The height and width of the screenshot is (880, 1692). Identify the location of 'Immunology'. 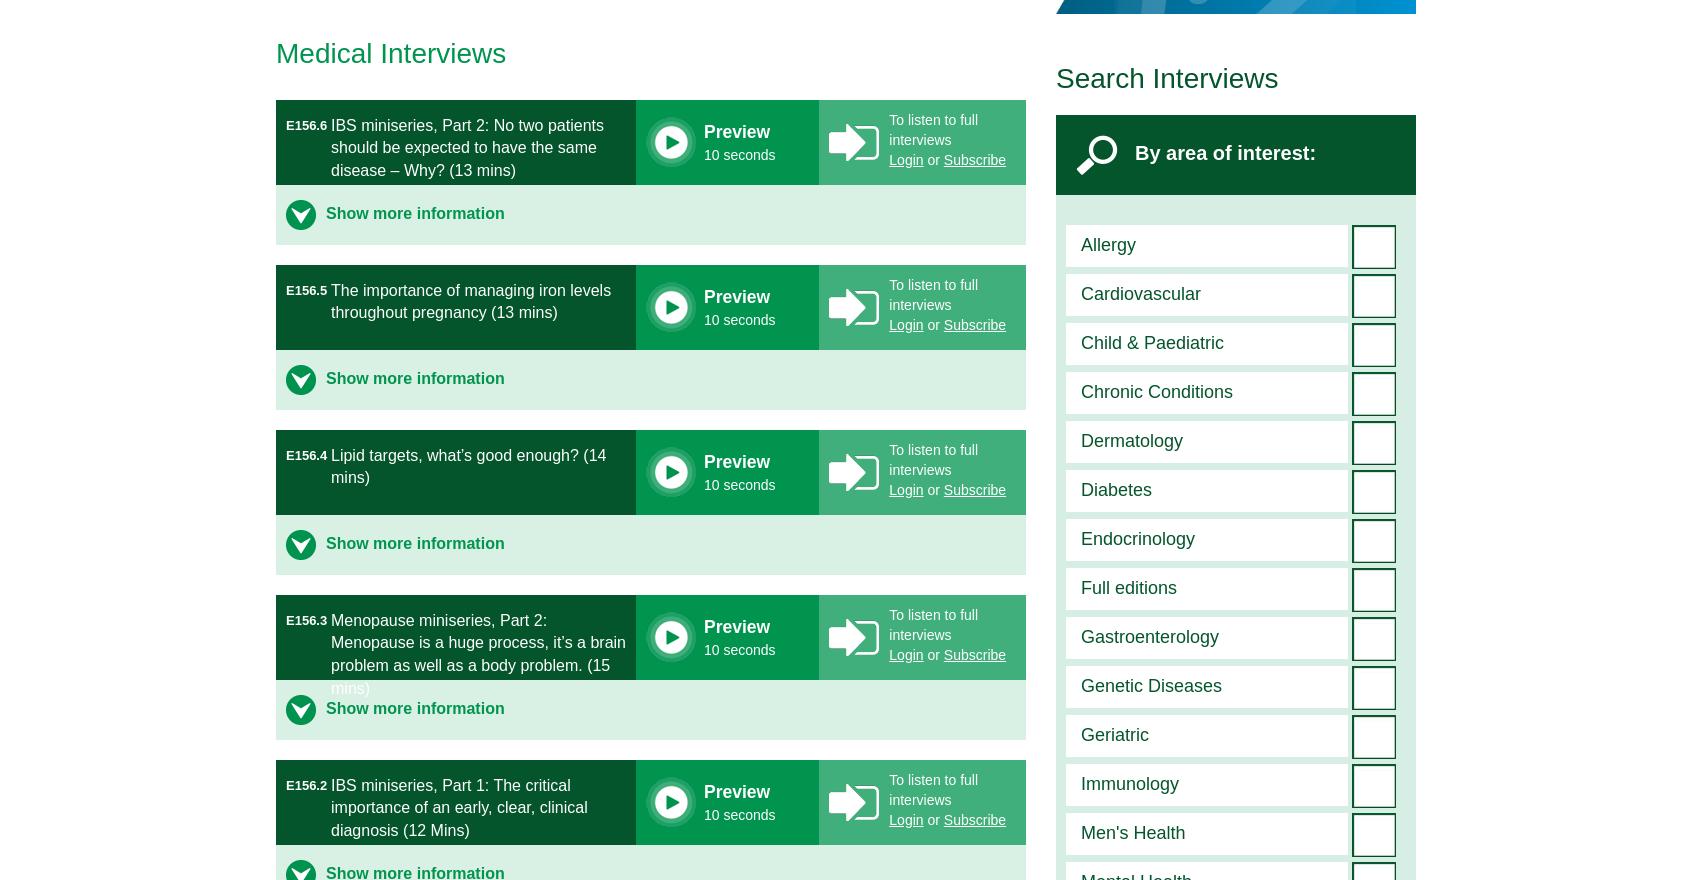
(1128, 783).